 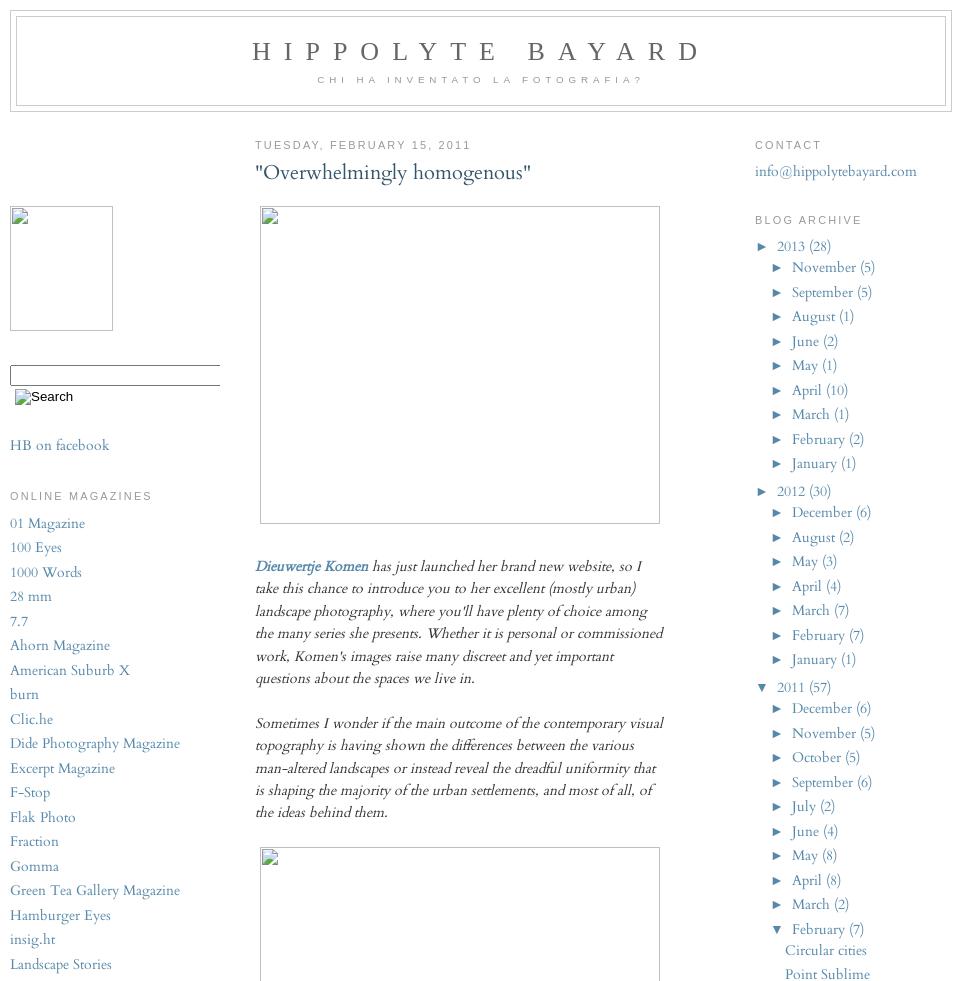 I want to click on '(3)', so click(x=828, y=561).